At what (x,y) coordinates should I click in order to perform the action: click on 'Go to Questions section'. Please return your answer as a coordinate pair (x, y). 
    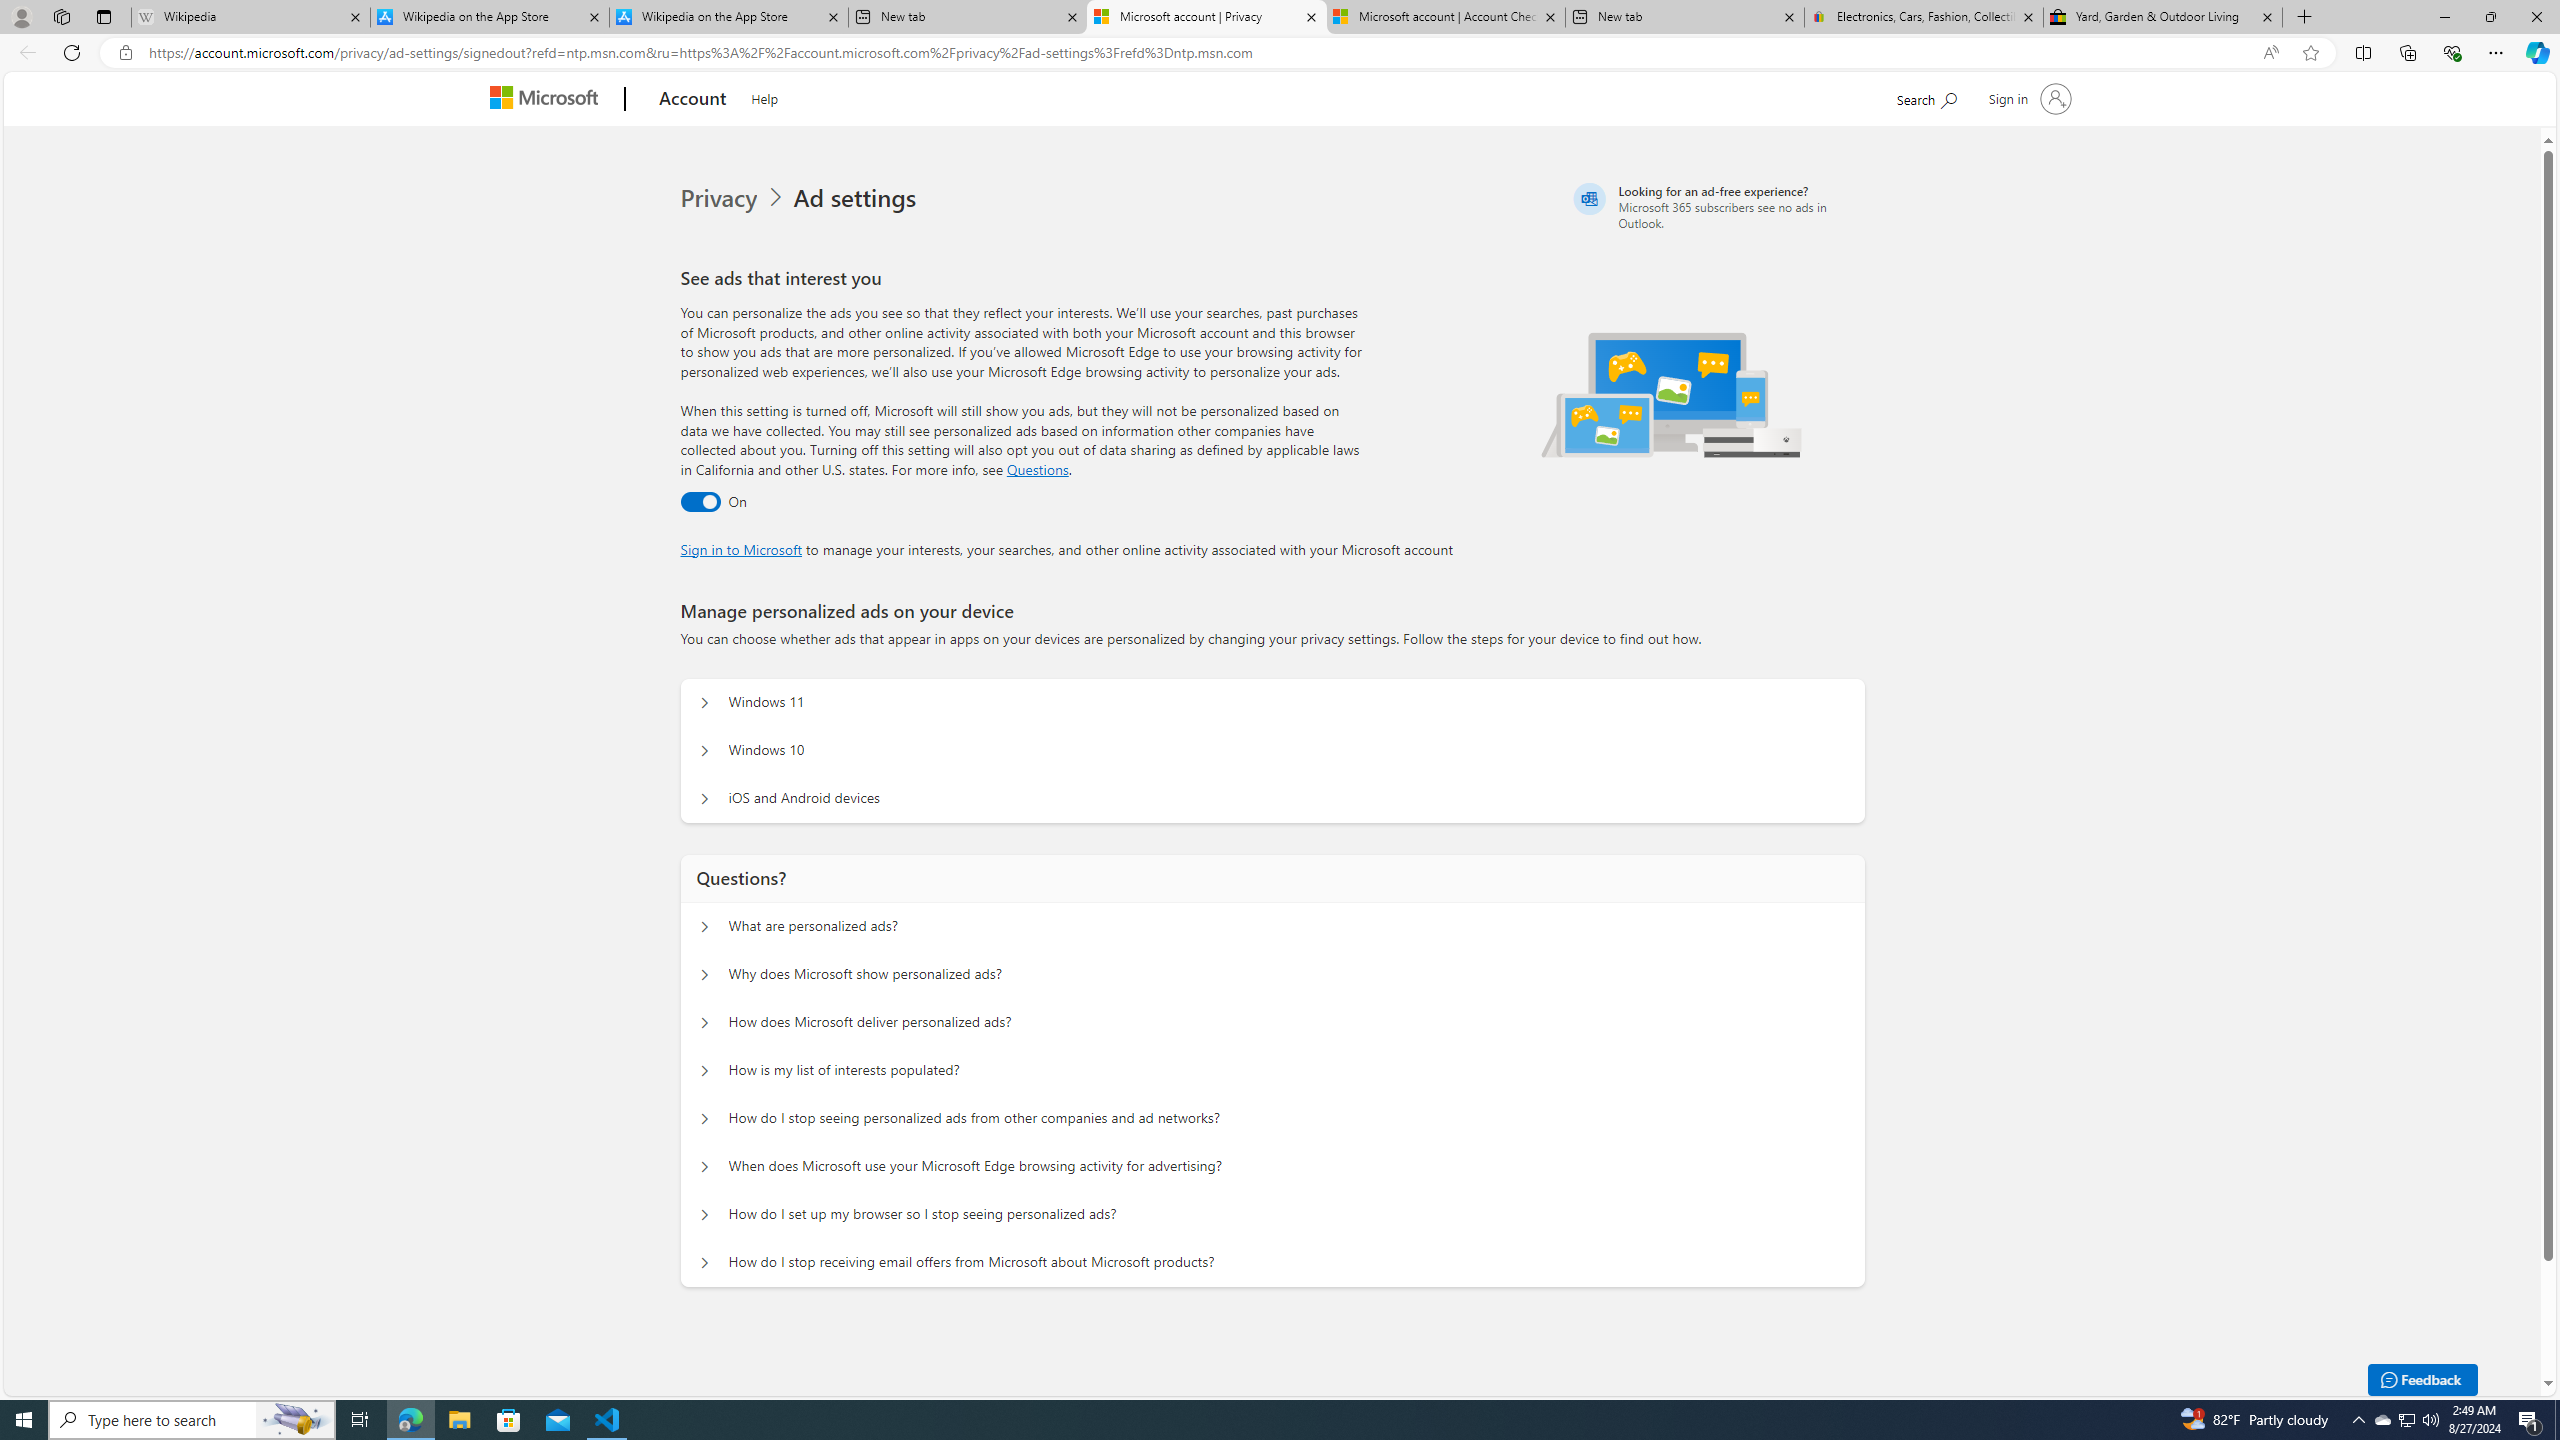
    Looking at the image, I should click on (1038, 468).